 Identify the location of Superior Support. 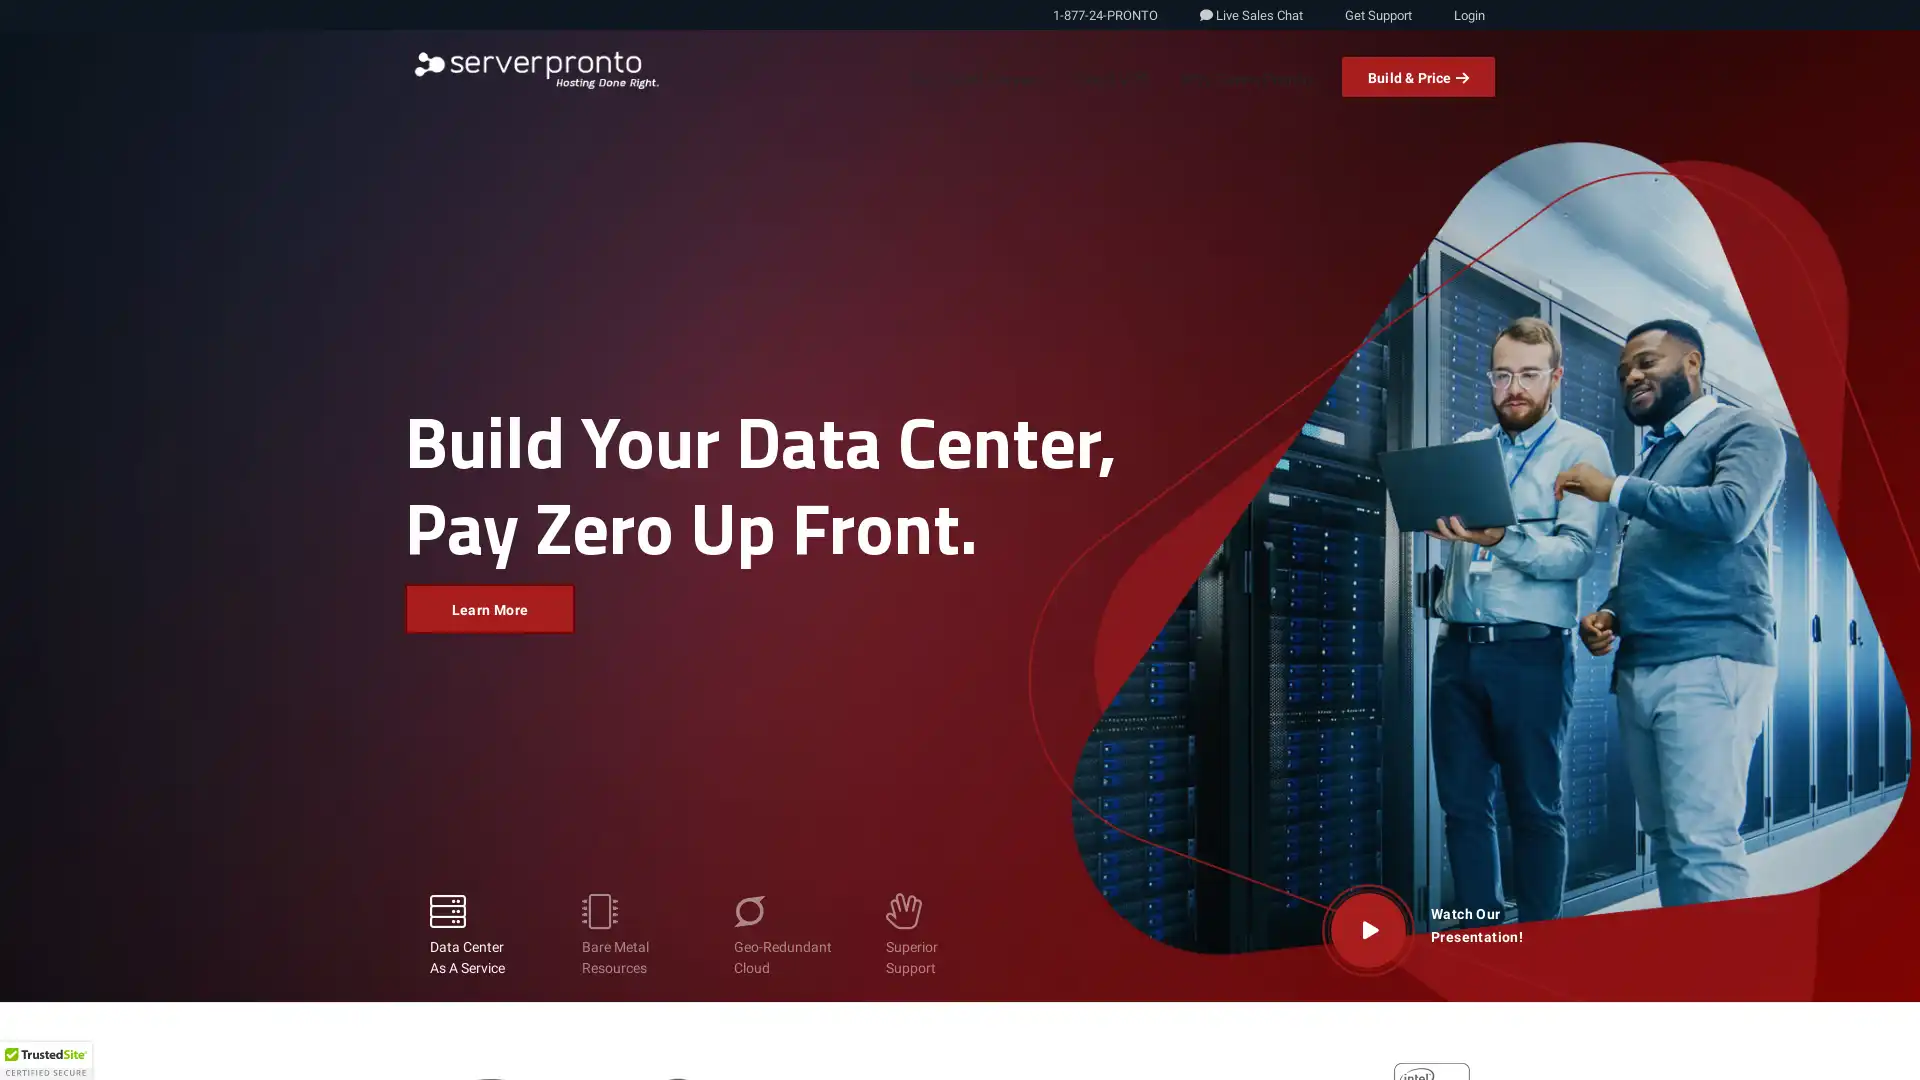
(935, 936).